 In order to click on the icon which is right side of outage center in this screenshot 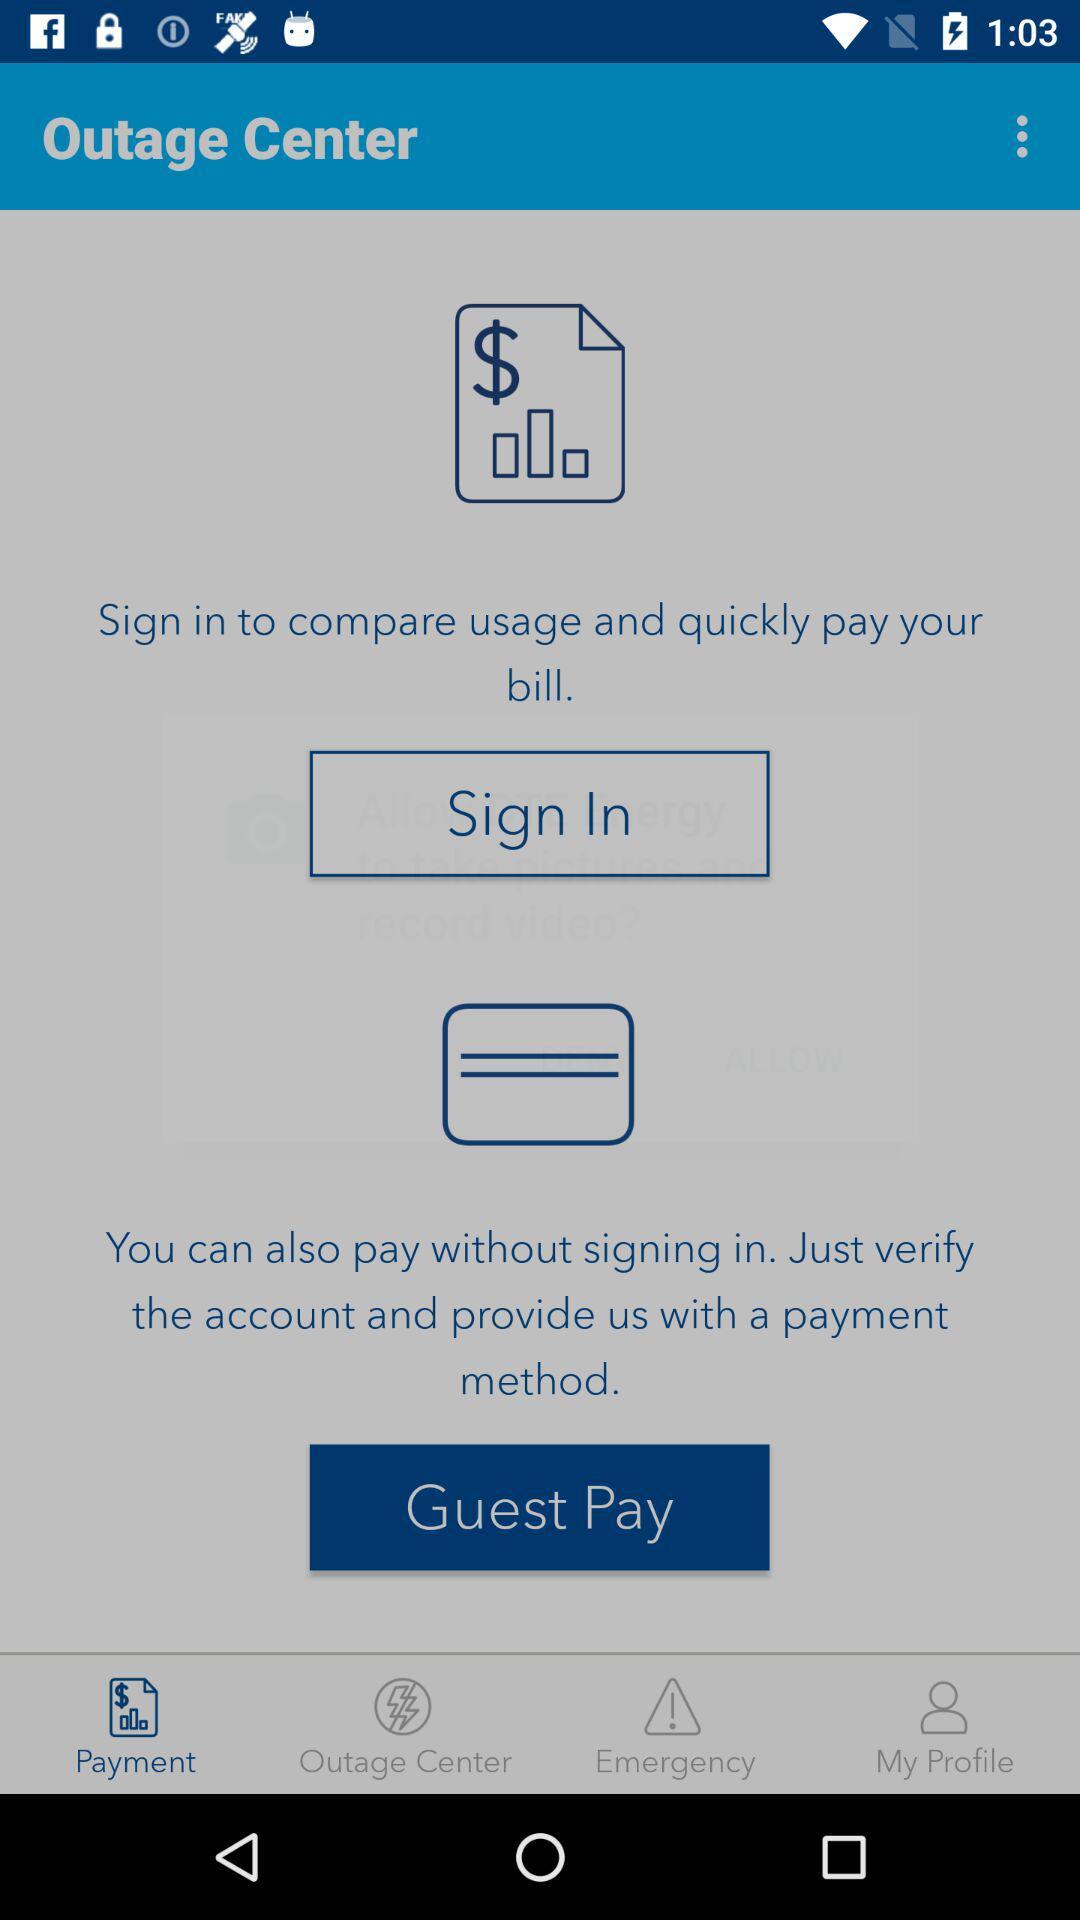, I will do `click(1027, 136)`.